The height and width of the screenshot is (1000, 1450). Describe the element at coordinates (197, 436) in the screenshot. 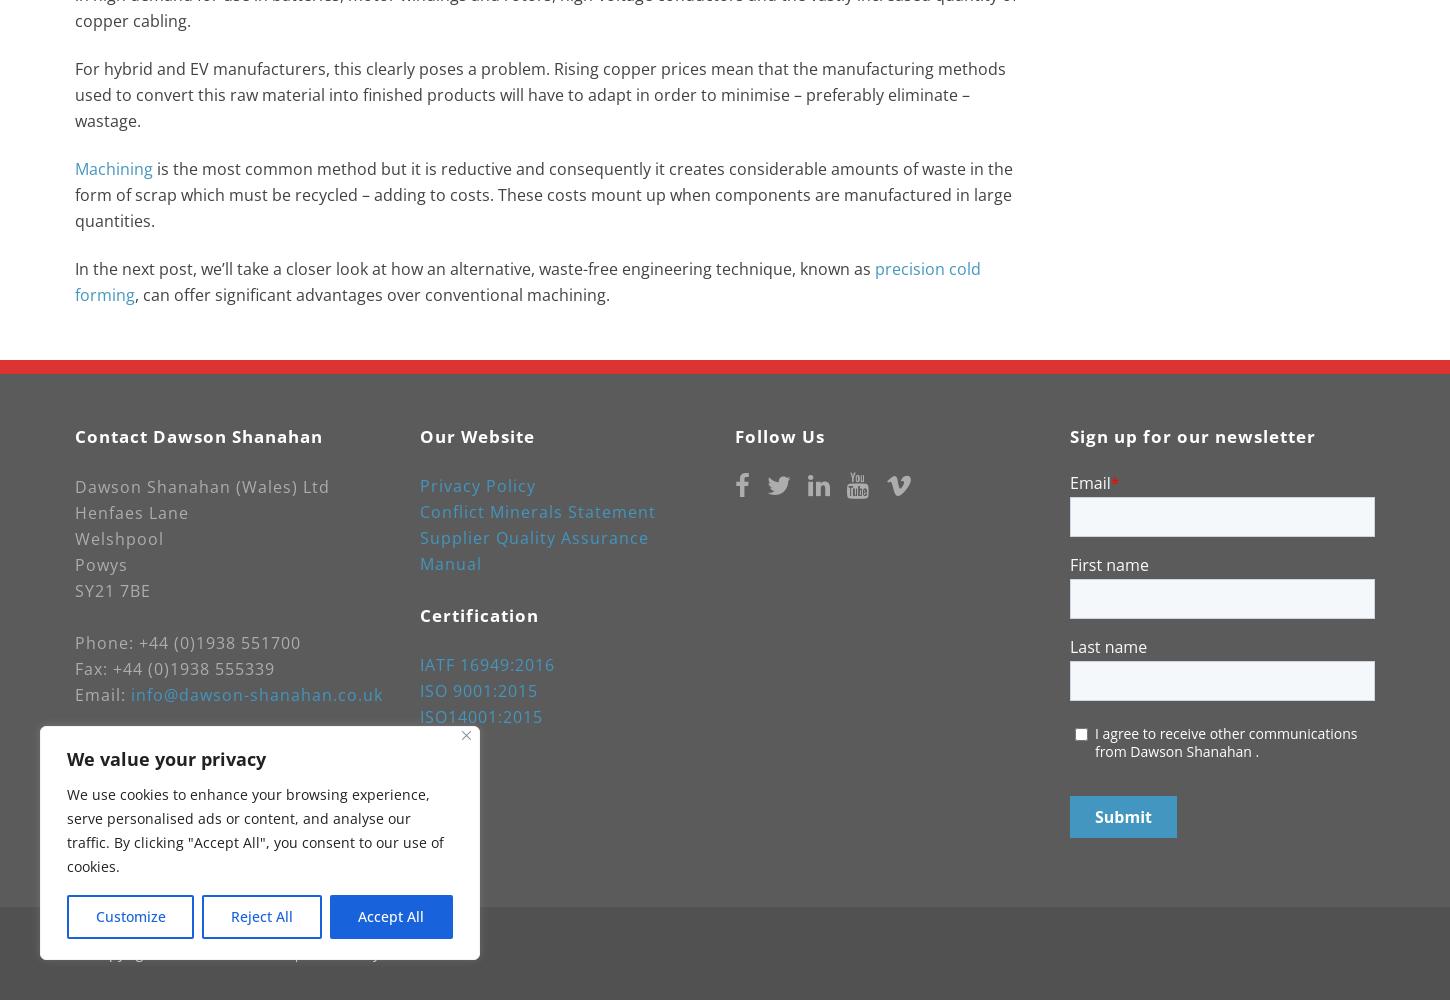

I see `'Contact Dawson Shanahan'` at that location.